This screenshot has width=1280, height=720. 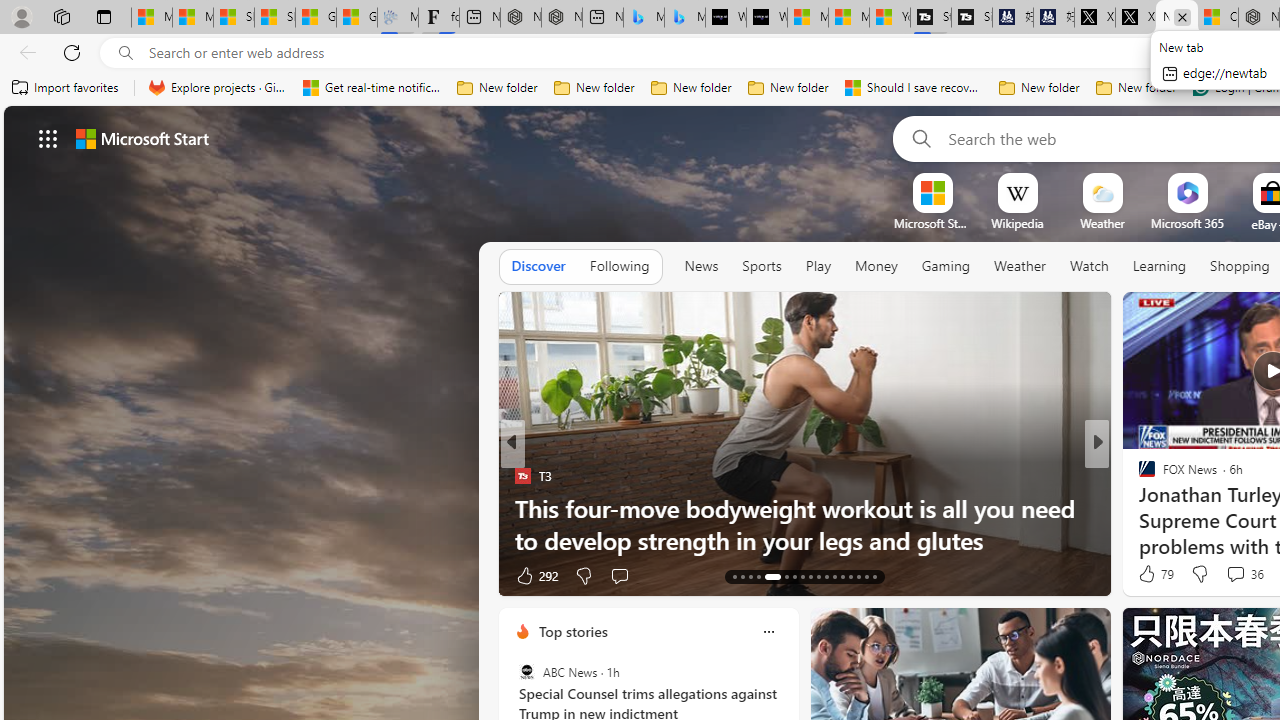 What do you see at coordinates (618, 266) in the screenshot?
I see `'Following'` at bounding box center [618, 266].